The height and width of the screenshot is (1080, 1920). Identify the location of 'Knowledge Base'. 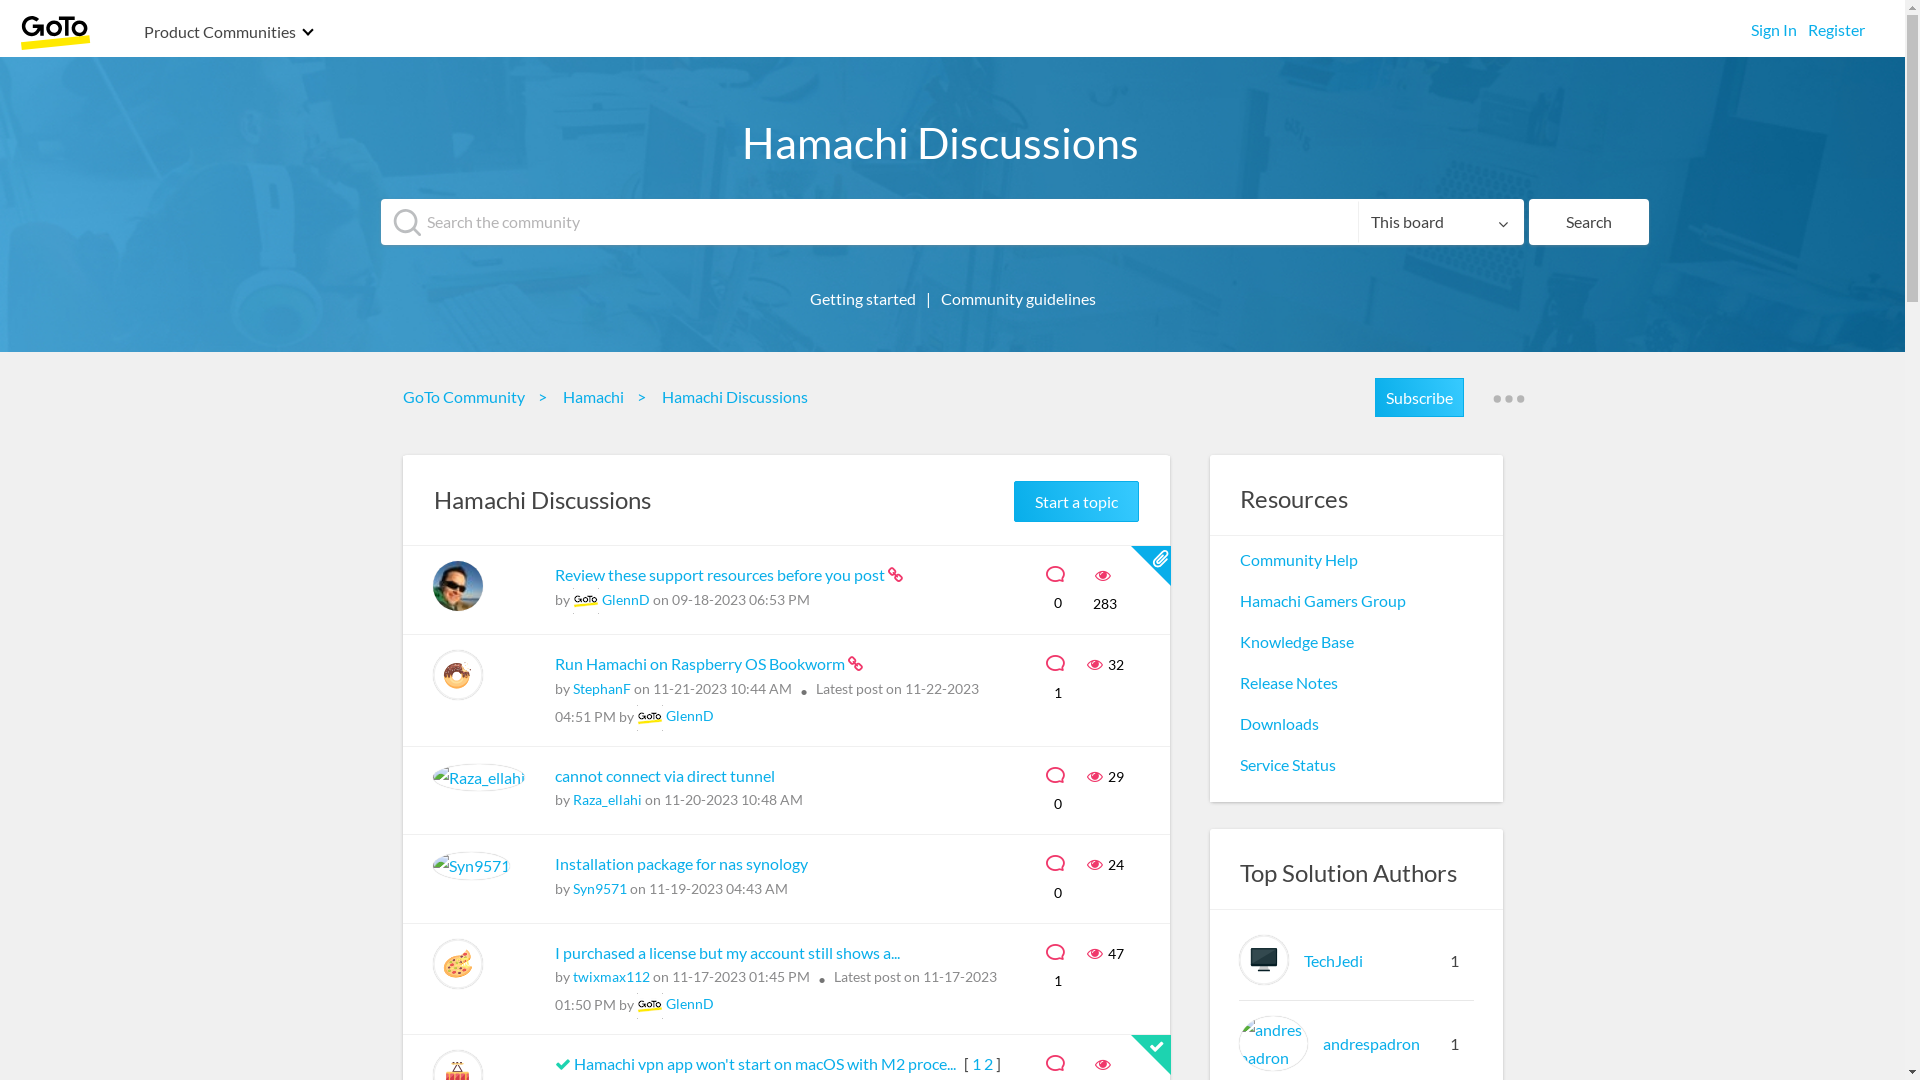
(1296, 641).